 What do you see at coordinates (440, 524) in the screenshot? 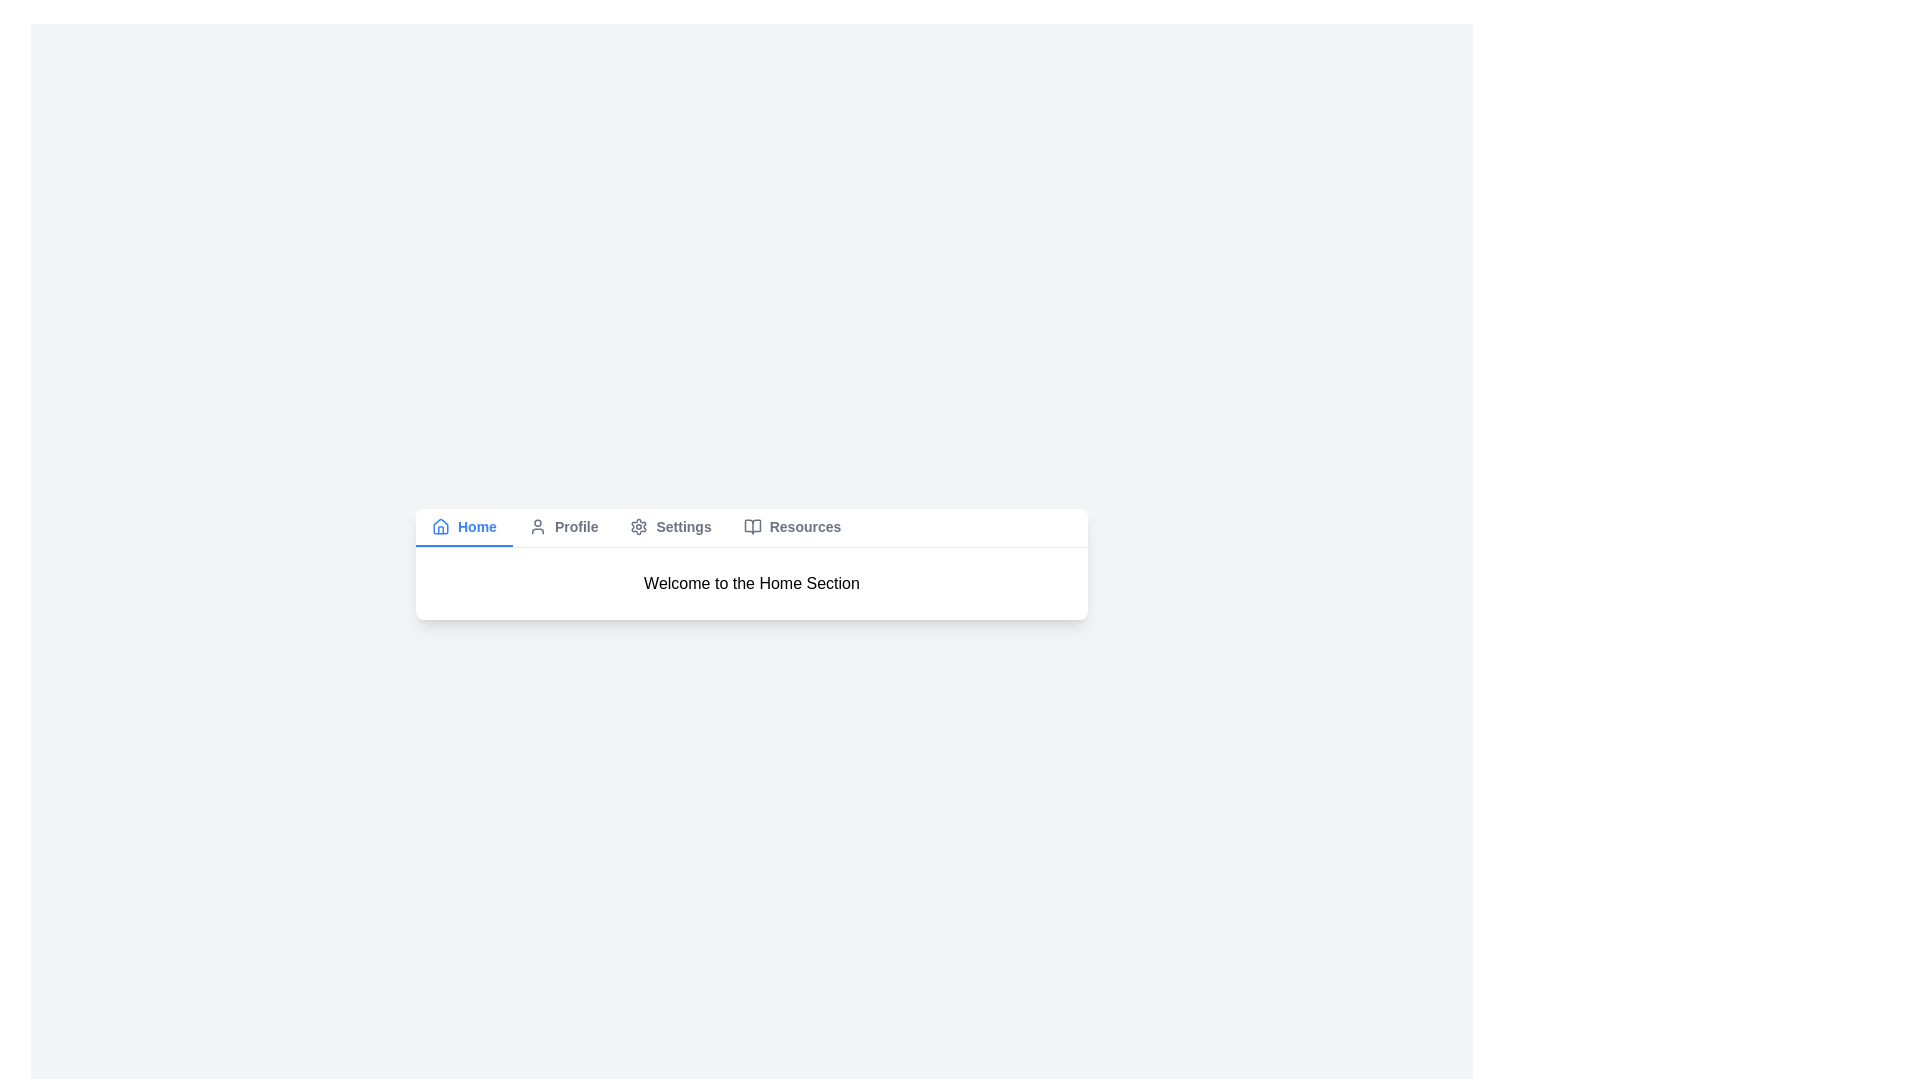
I see `the house-shaped icon located in the top left corner of the navigation bar, adjacent to the 'Home' text link` at bounding box center [440, 524].